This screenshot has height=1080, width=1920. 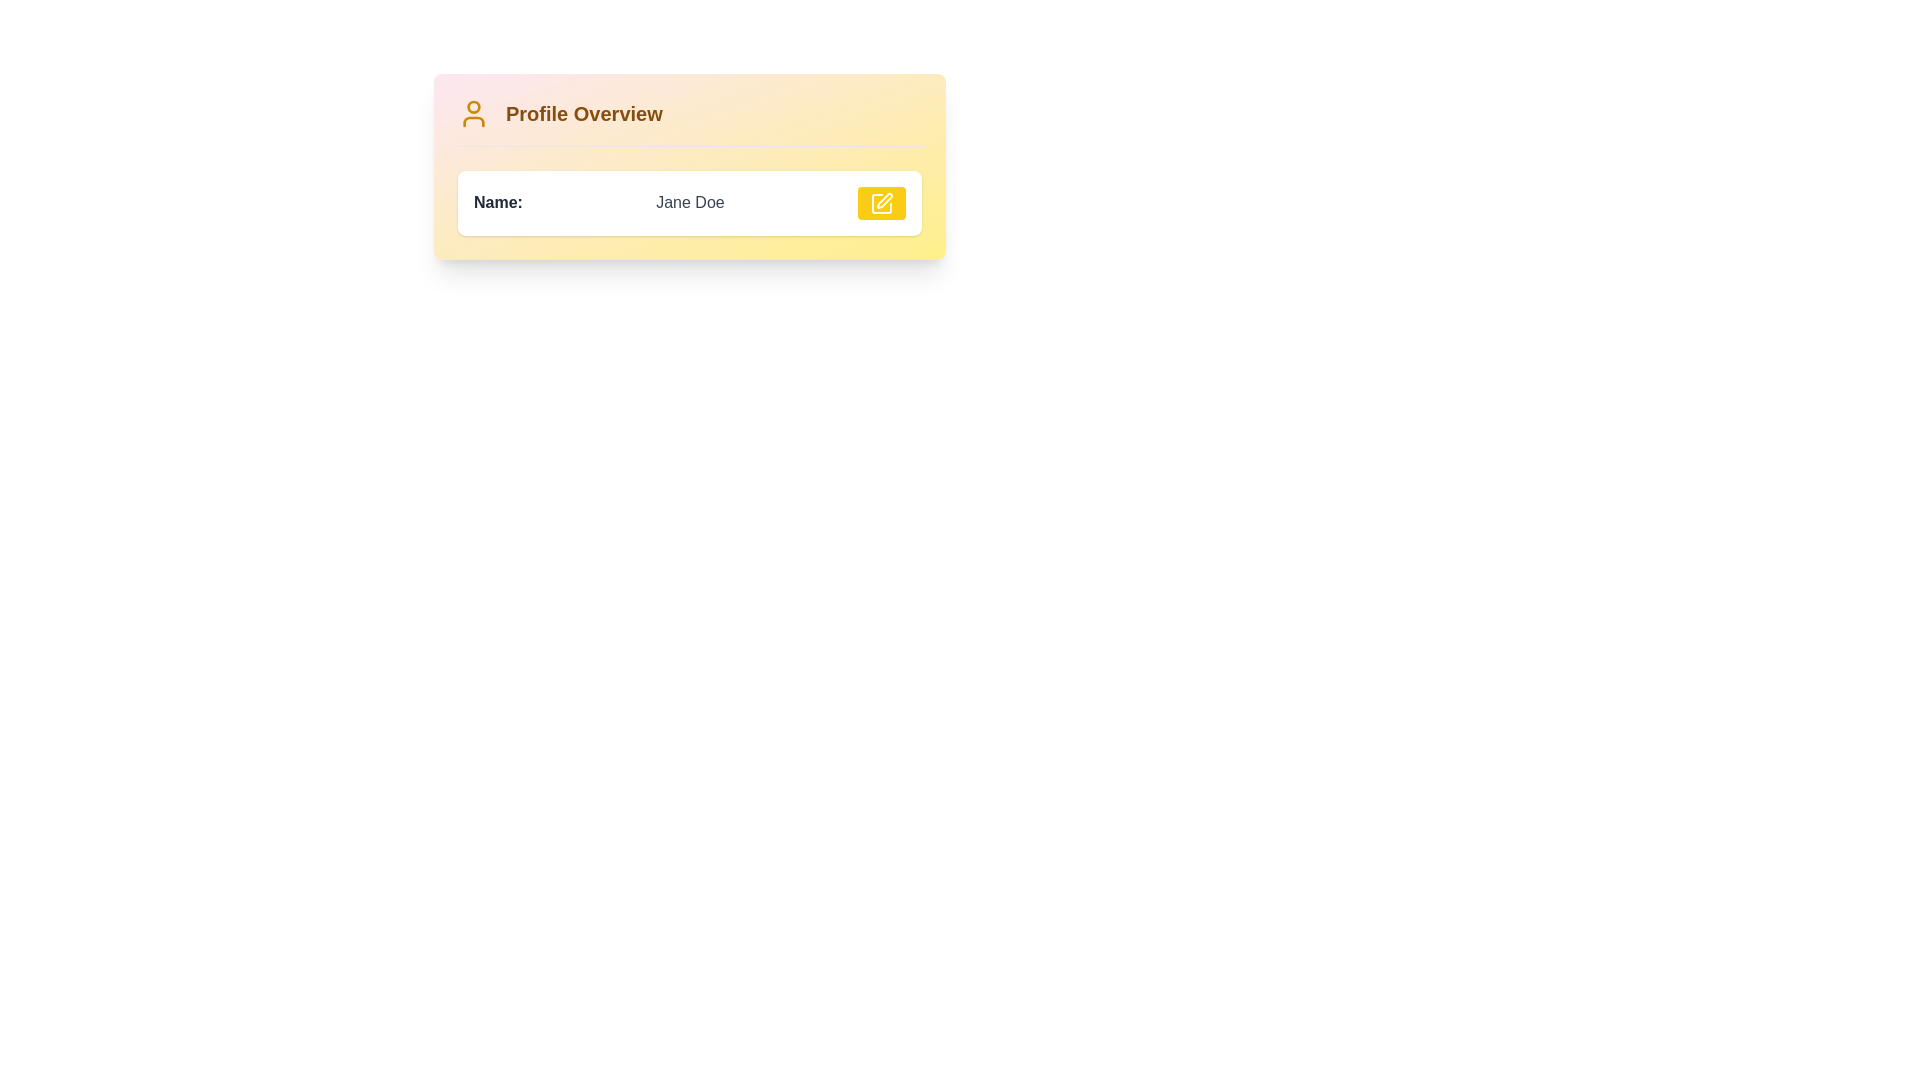 What do you see at coordinates (881, 203) in the screenshot?
I see `the button with a yellow background and a white pencil icon, located at the right end of the row containing the text 'Name: Jane Doe'` at bounding box center [881, 203].